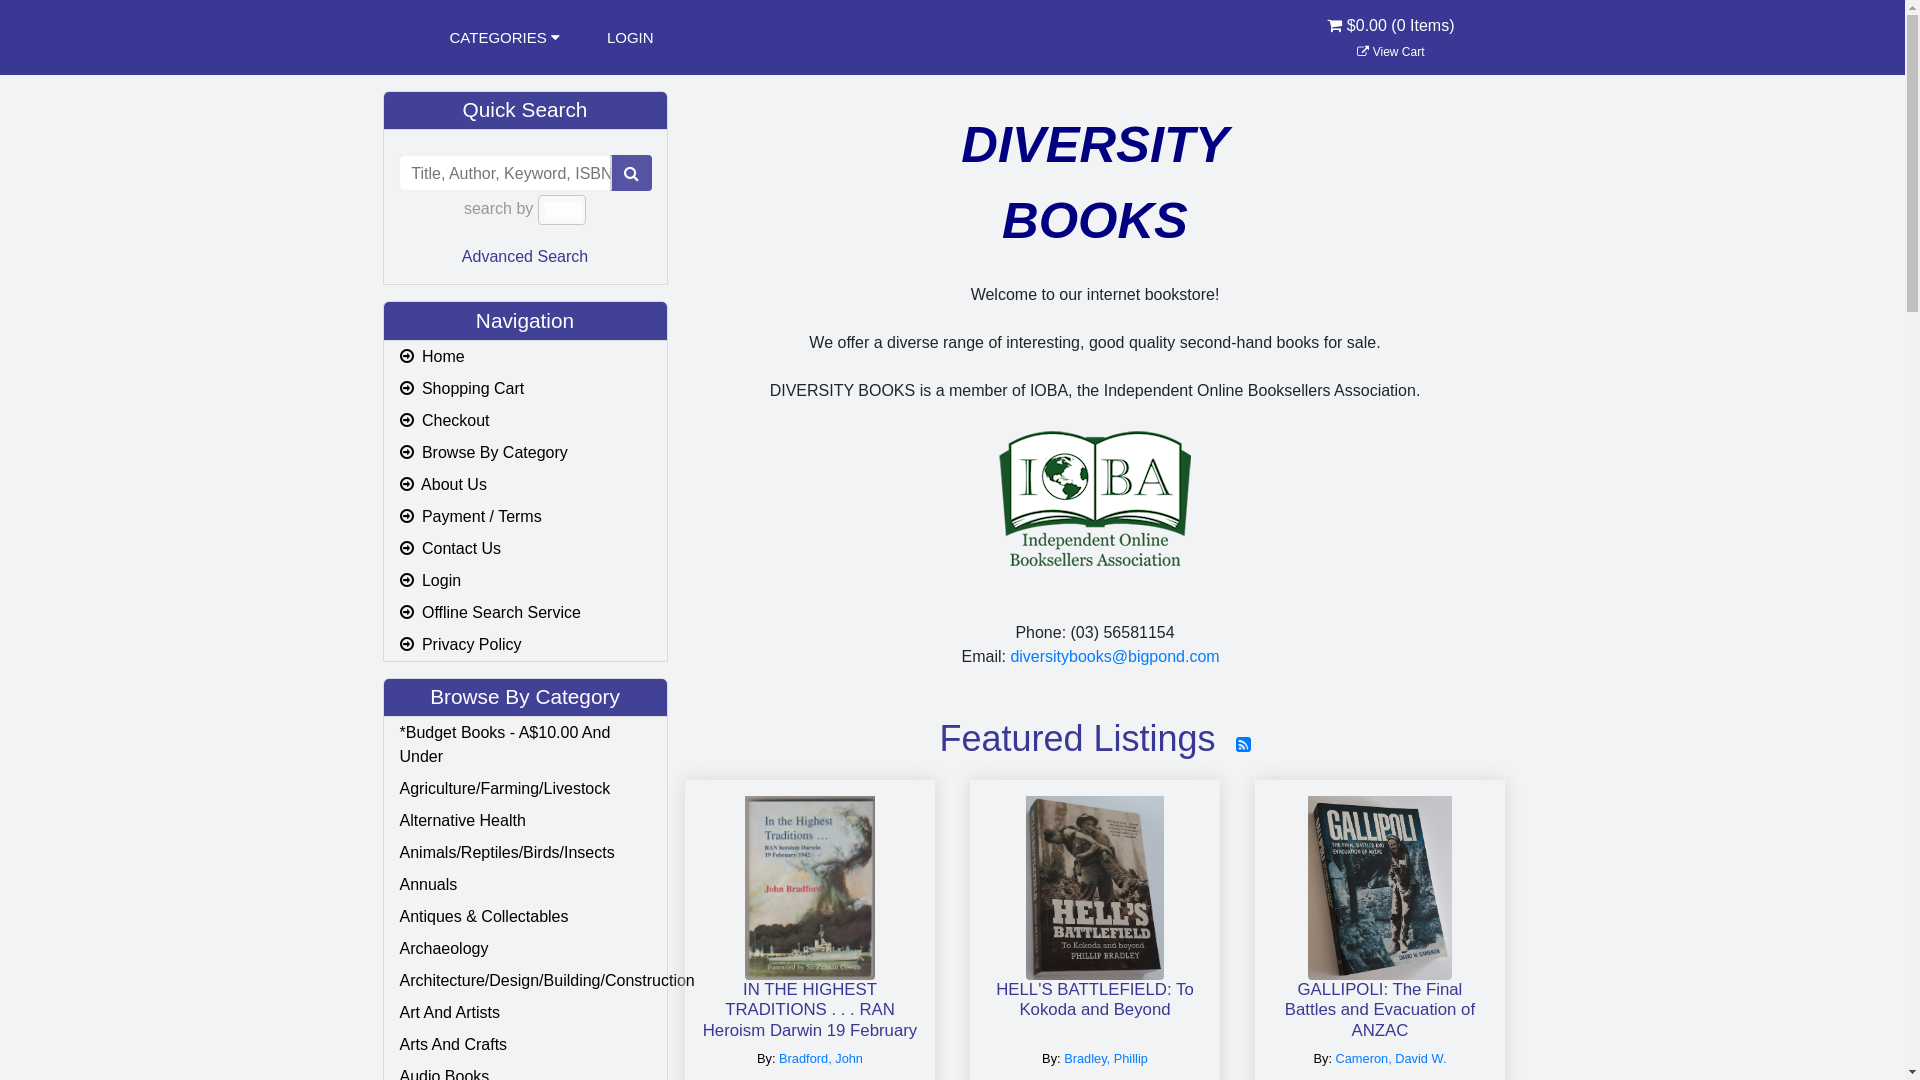 The width and height of the screenshot is (1920, 1080). I want to click on 'CATEGORIES ', so click(504, 37).